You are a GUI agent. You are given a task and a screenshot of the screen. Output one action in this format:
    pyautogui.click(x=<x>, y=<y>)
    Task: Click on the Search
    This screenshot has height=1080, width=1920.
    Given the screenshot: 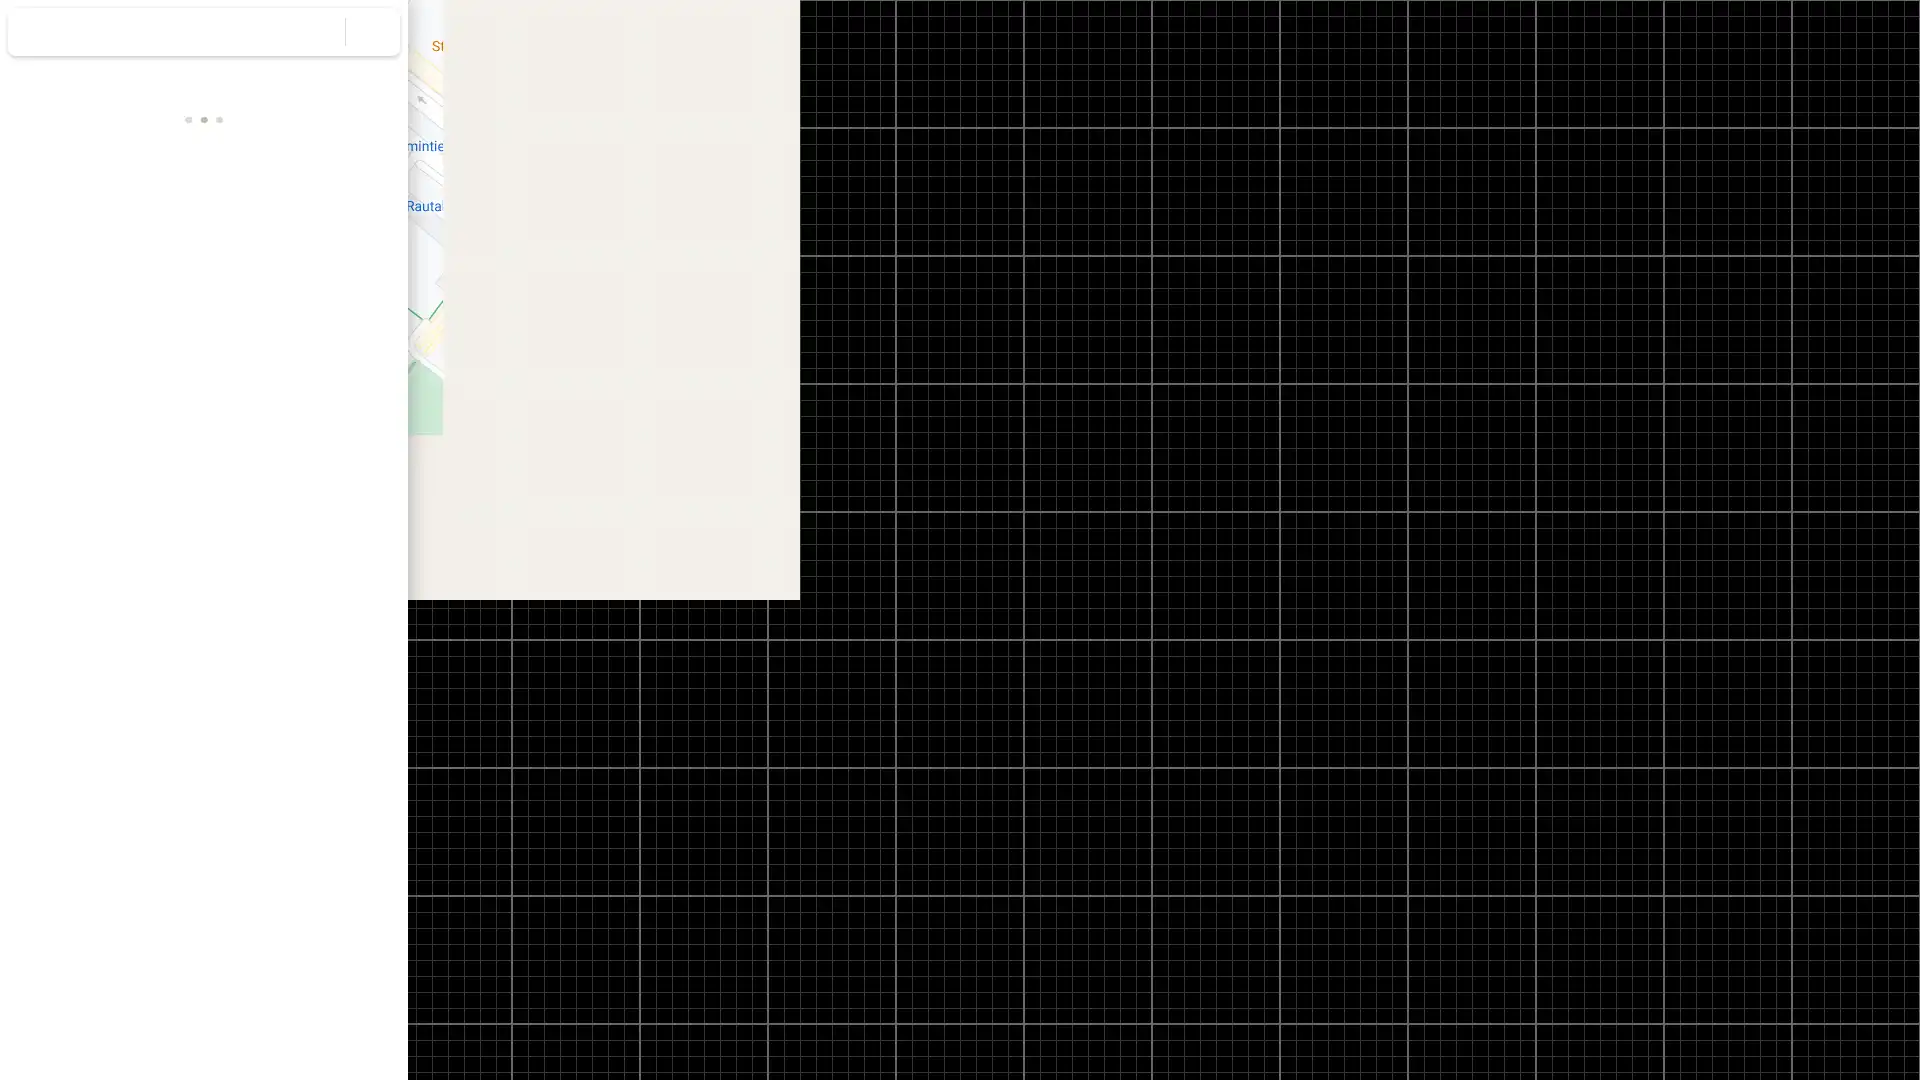 What is the action you would take?
    pyautogui.click(x=317, y=31)
    